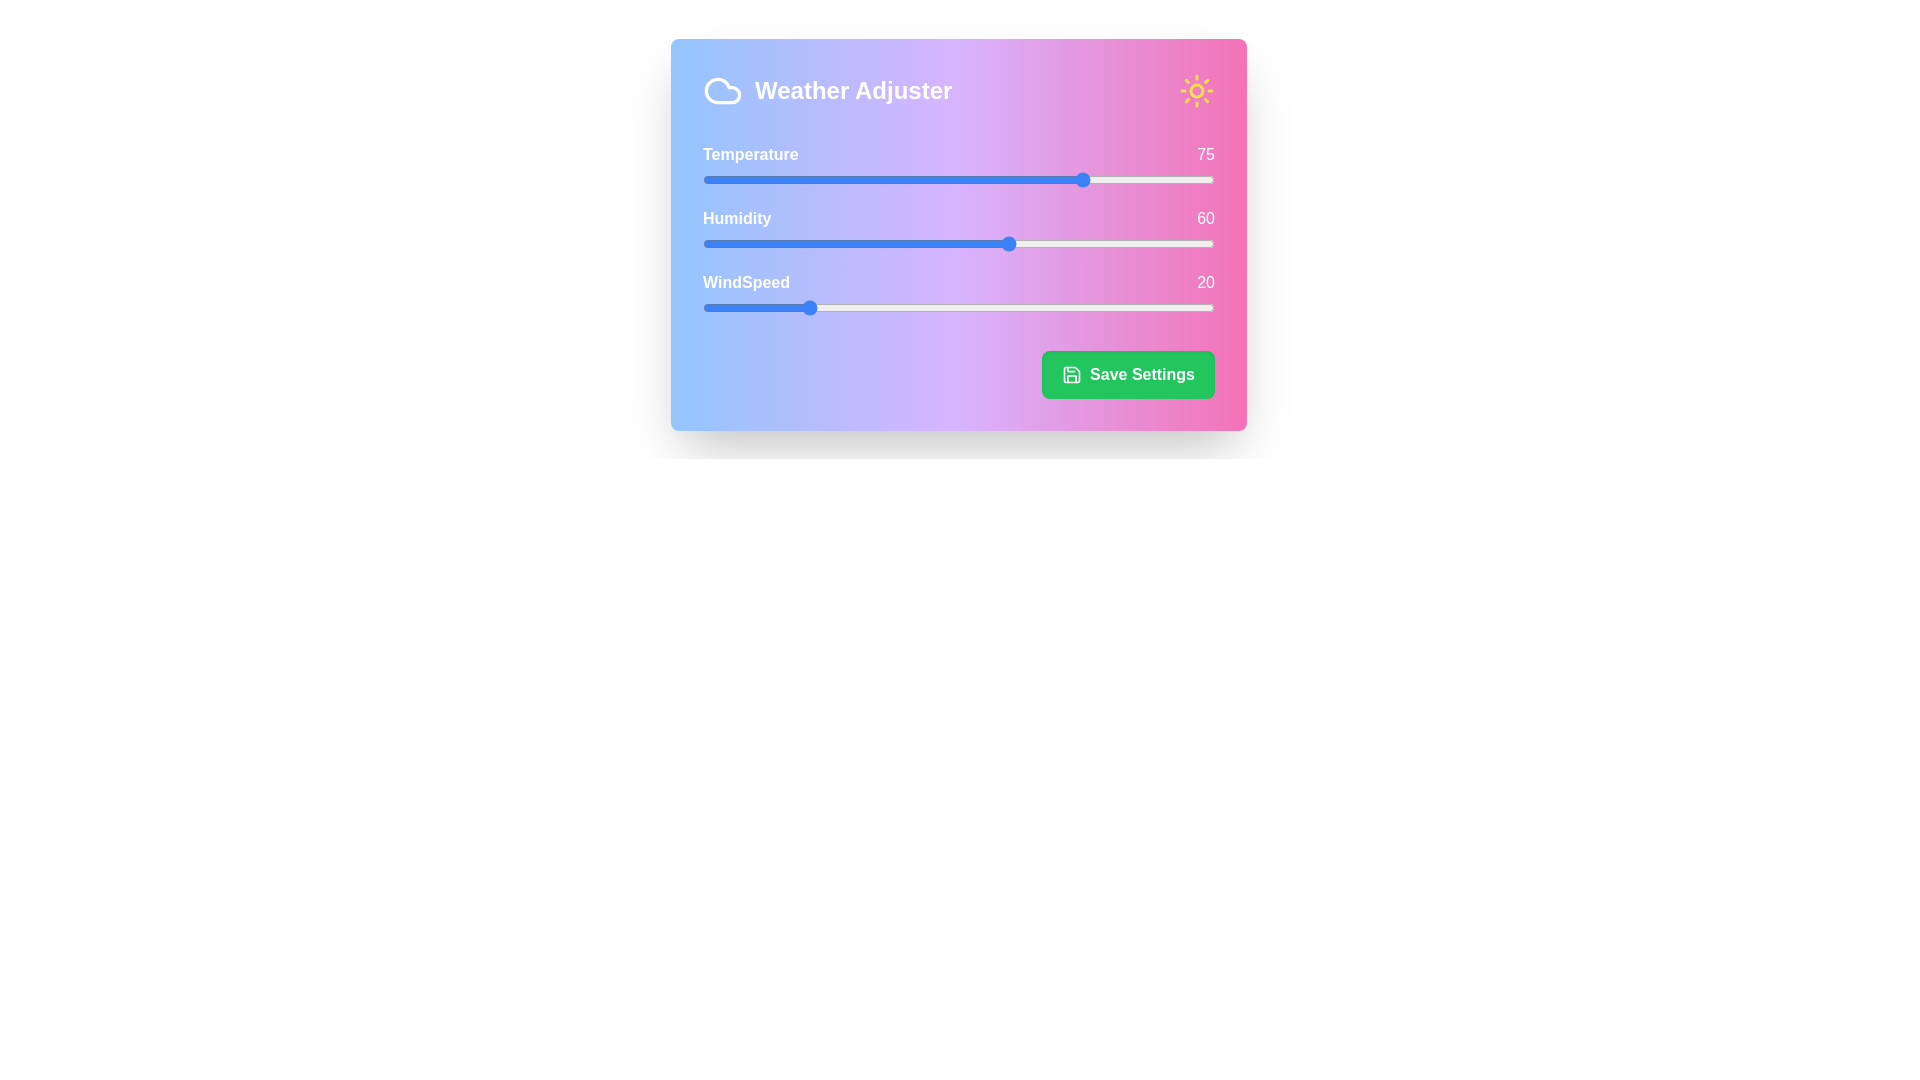  Describe the element at coordinates (763, 308) in the screenshot. I see `the wind speed` at that location.